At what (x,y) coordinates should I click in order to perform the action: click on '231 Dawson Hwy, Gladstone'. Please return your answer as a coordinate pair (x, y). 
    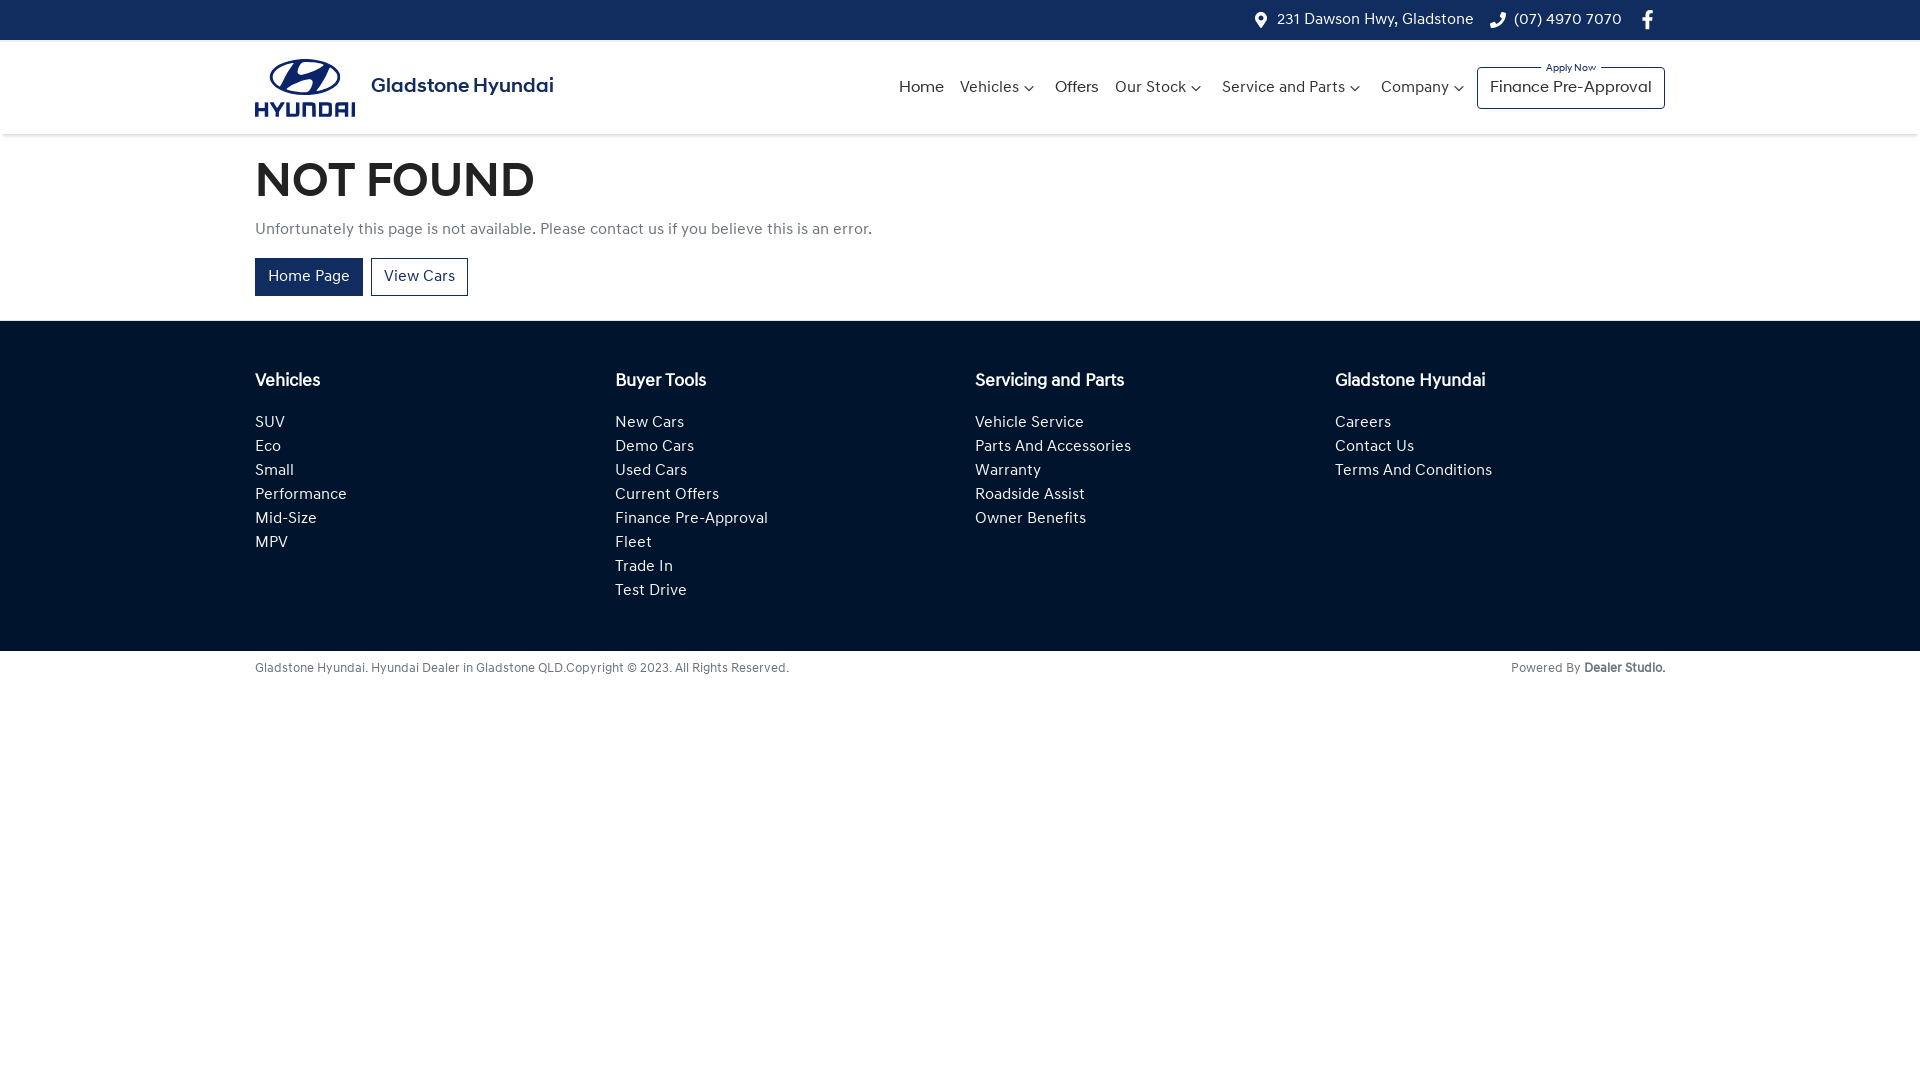
    Looking at the image, I should click on (1374, 19).